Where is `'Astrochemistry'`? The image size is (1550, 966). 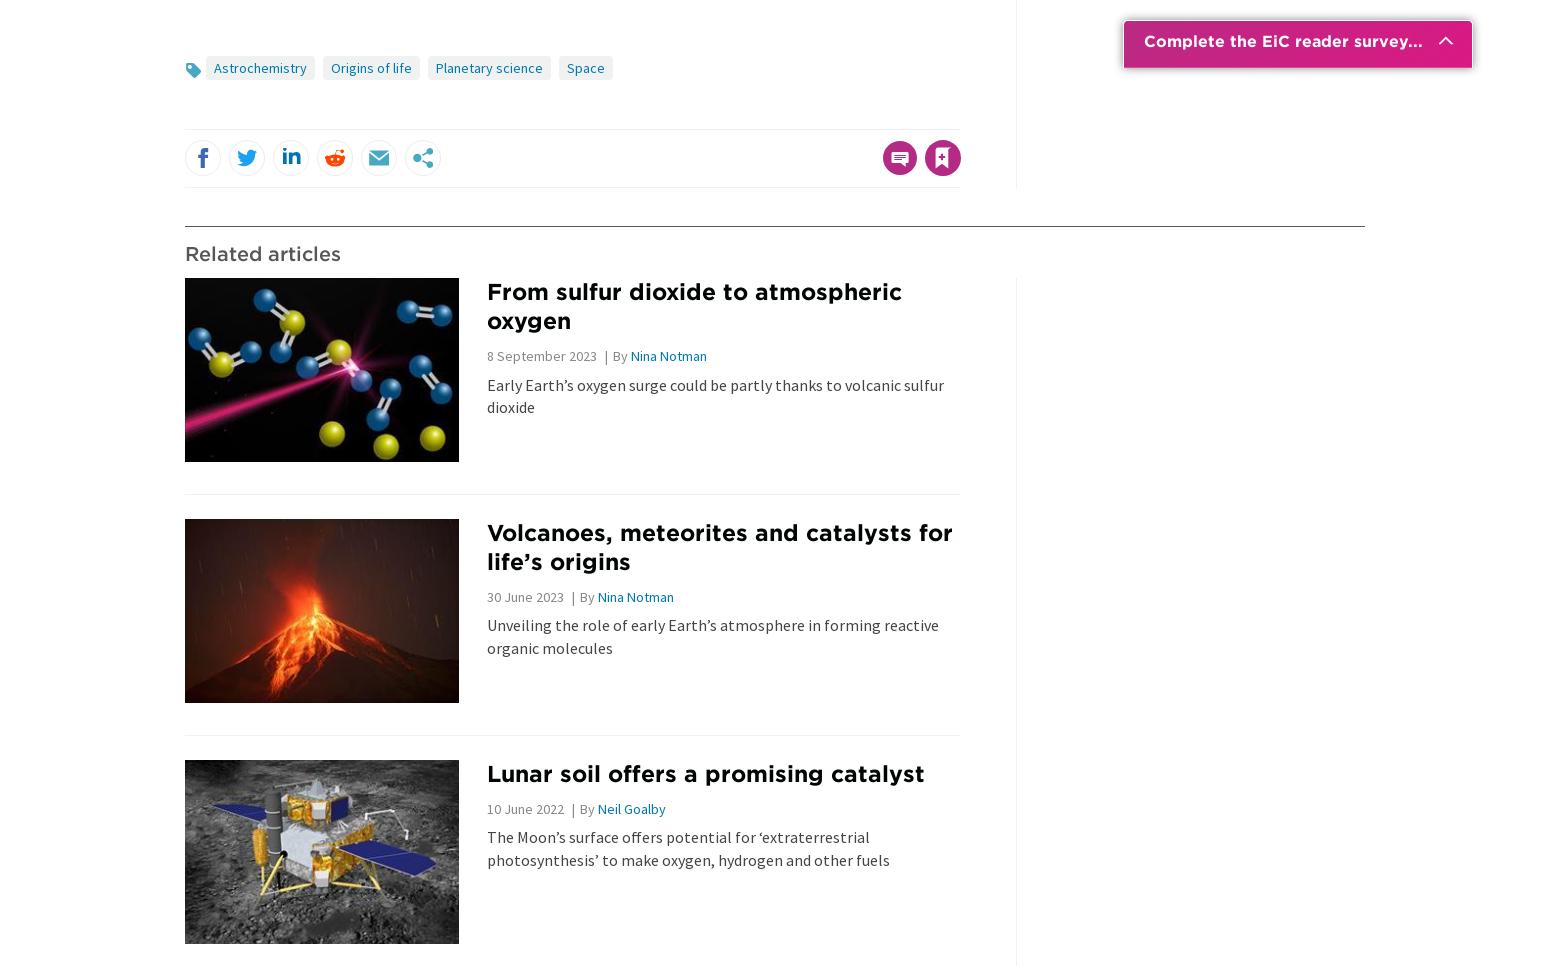
'Astrochemistry' is located at coordinates (260, 67).